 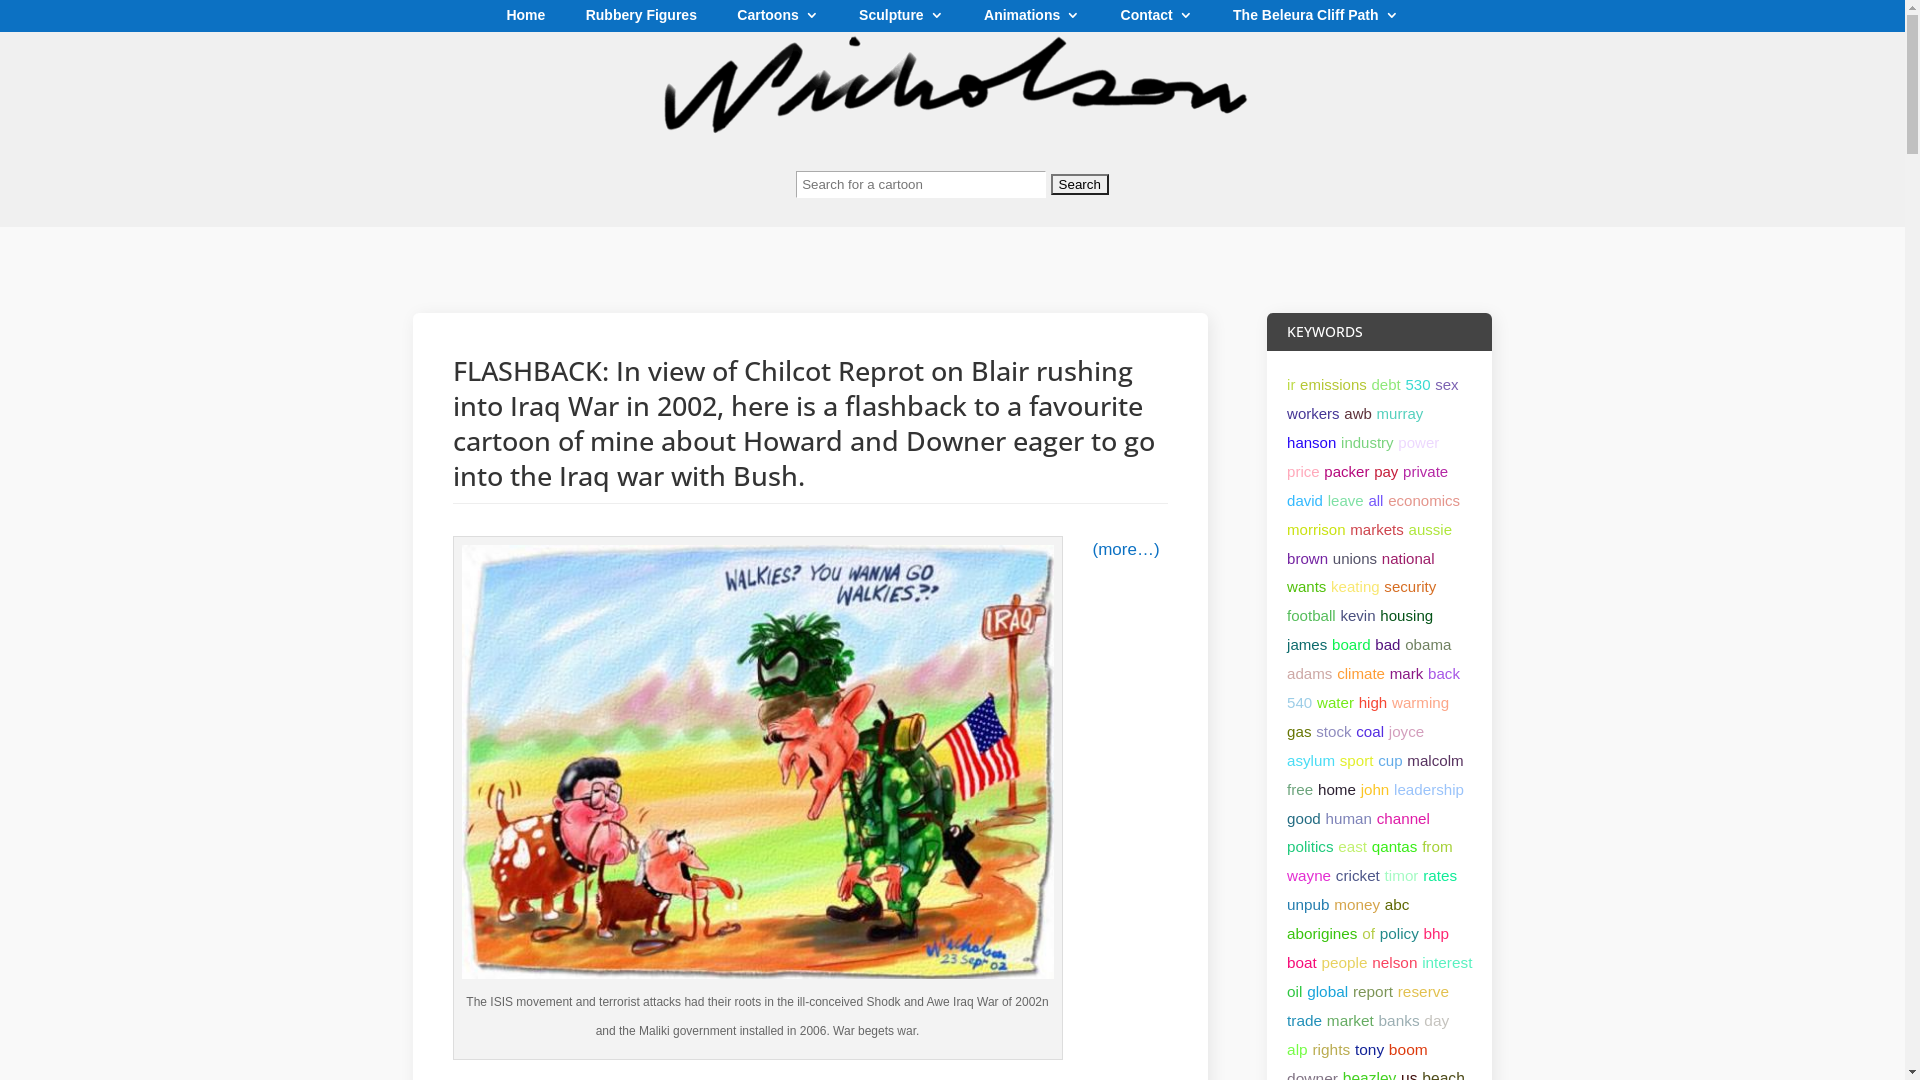 What do you see at coordinates (1435, 1020) in the screenshot?
I see `'day'` at bounding box center [1435, 1020].